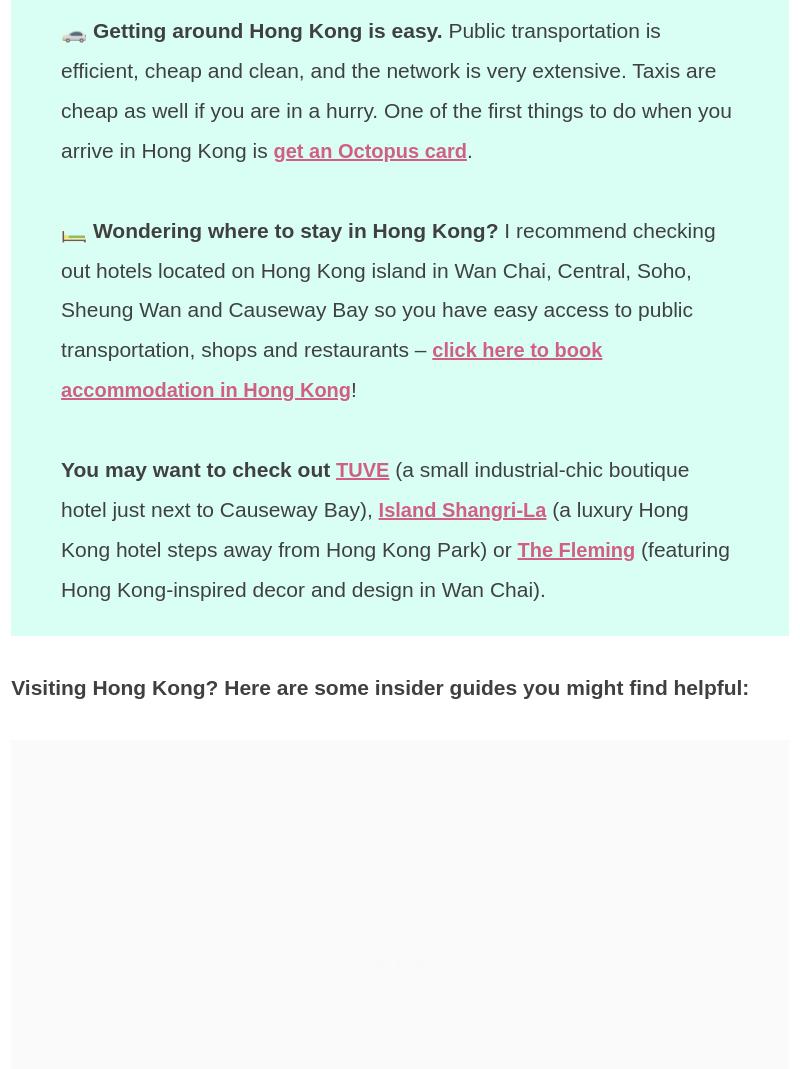 The image size is (800, 1069). Describe the element at coordinates (59, 487) in the screenshot. I see `'(a small industrial-chic boutique hotel just next to Causeway Bay),'` at that location.